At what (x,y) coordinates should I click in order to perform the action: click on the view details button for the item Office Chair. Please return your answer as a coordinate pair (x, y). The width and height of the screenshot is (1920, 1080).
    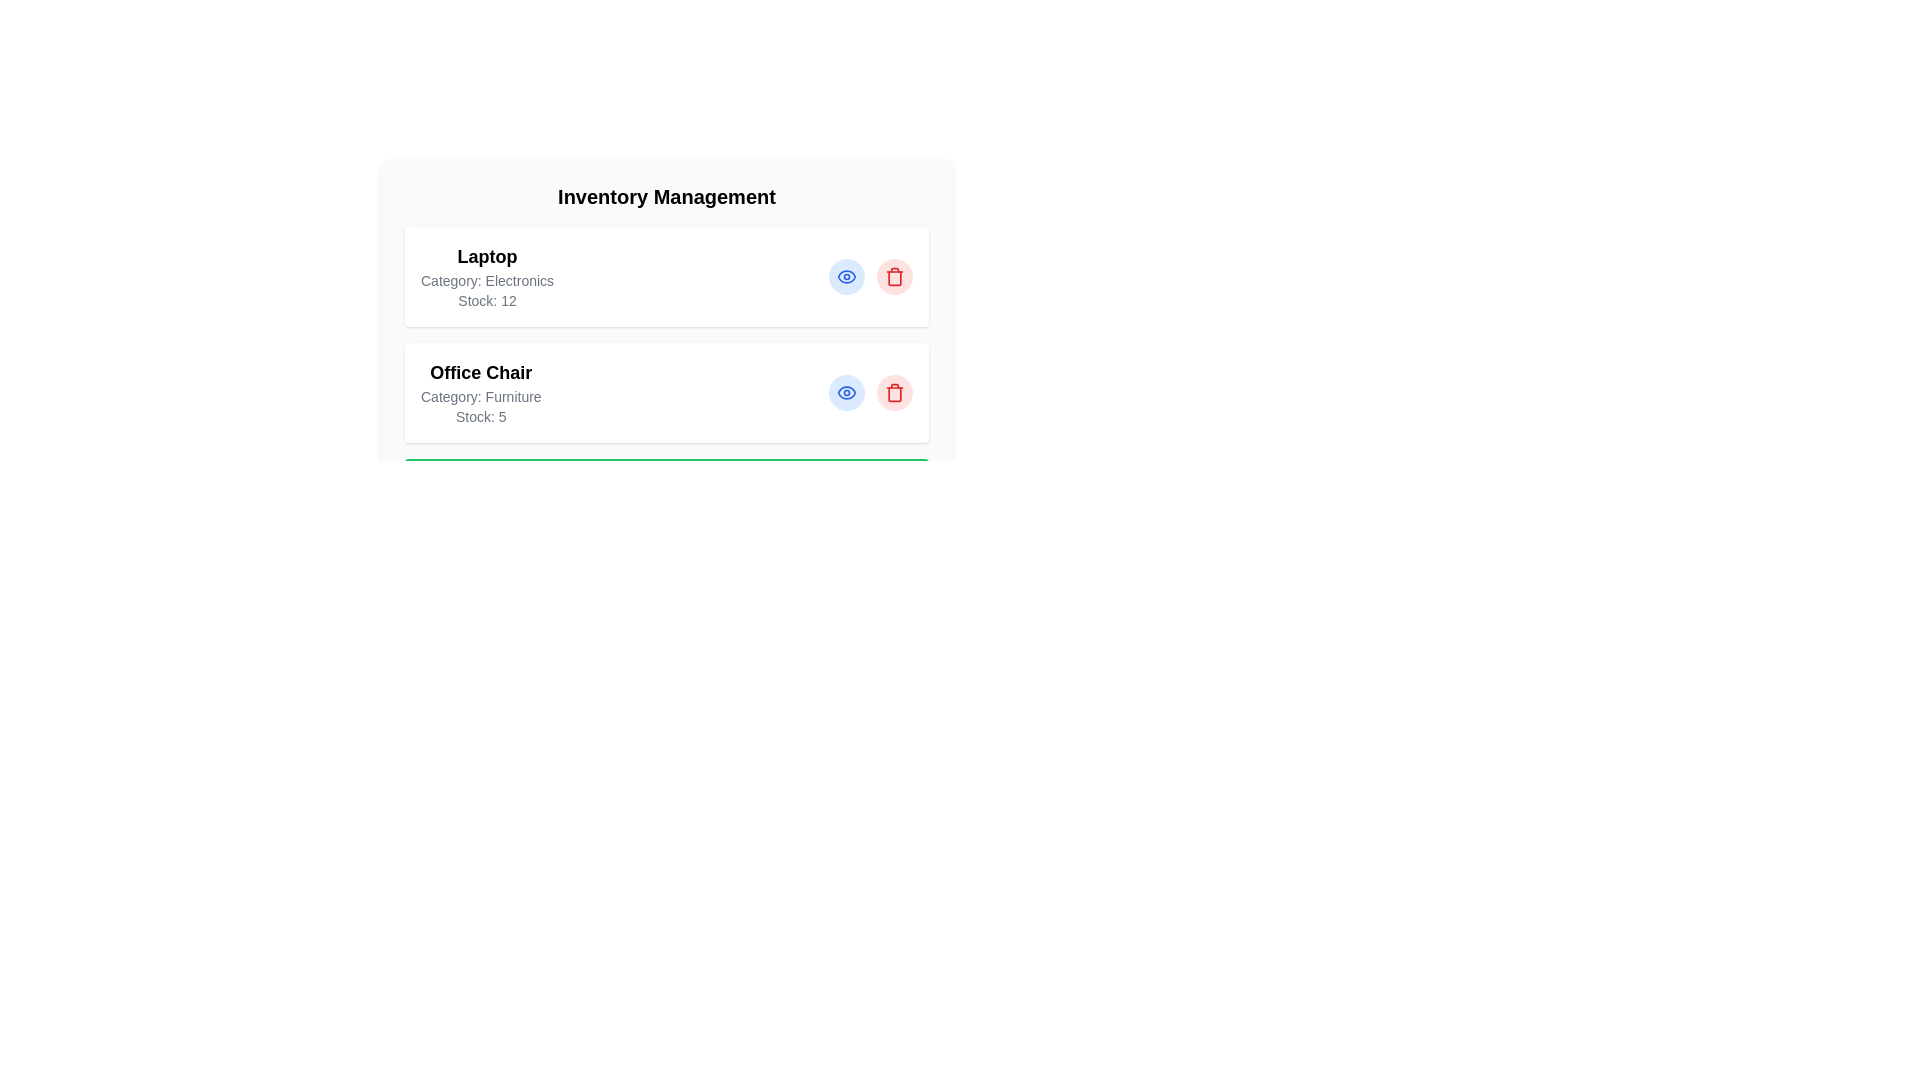
    Looking at the image, I should click on (846, 393).